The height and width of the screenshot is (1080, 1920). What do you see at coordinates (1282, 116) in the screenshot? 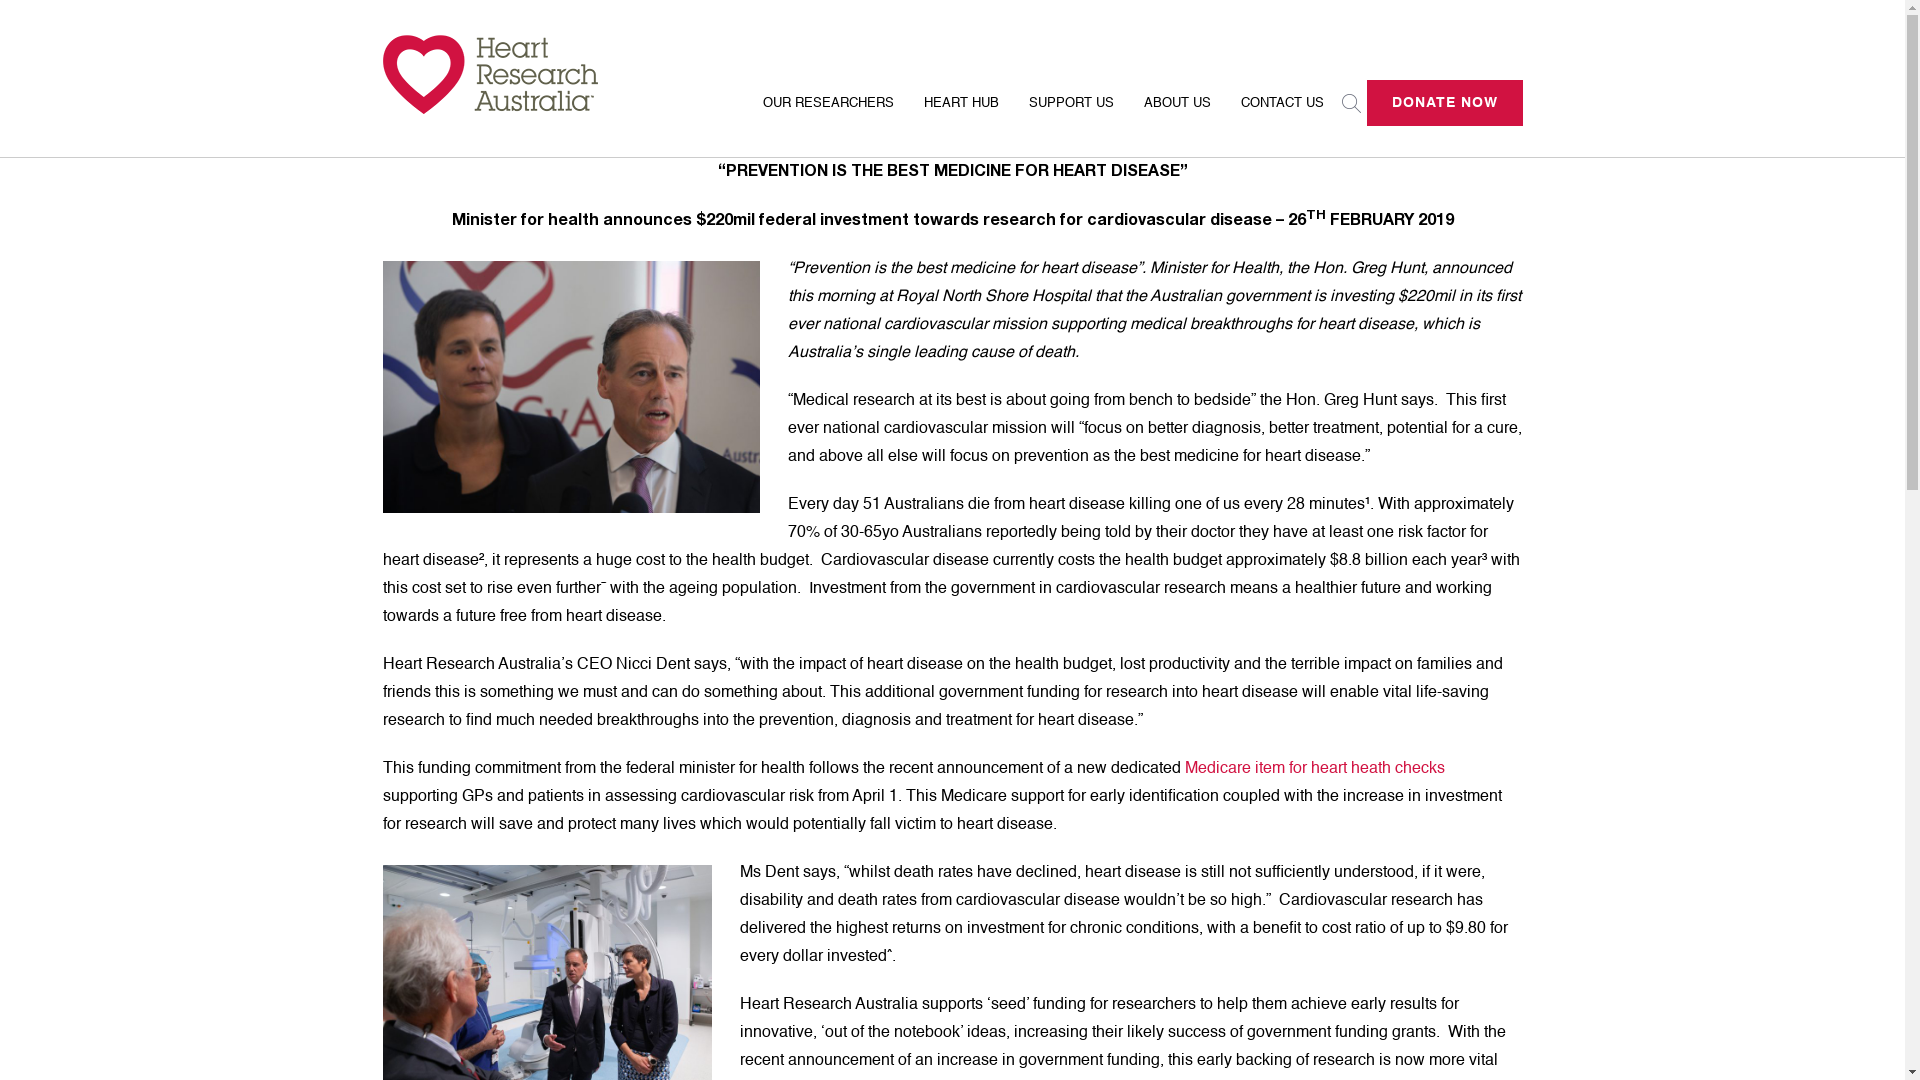
I see `'CONTACT US'` at bounding box center [1282, 116].